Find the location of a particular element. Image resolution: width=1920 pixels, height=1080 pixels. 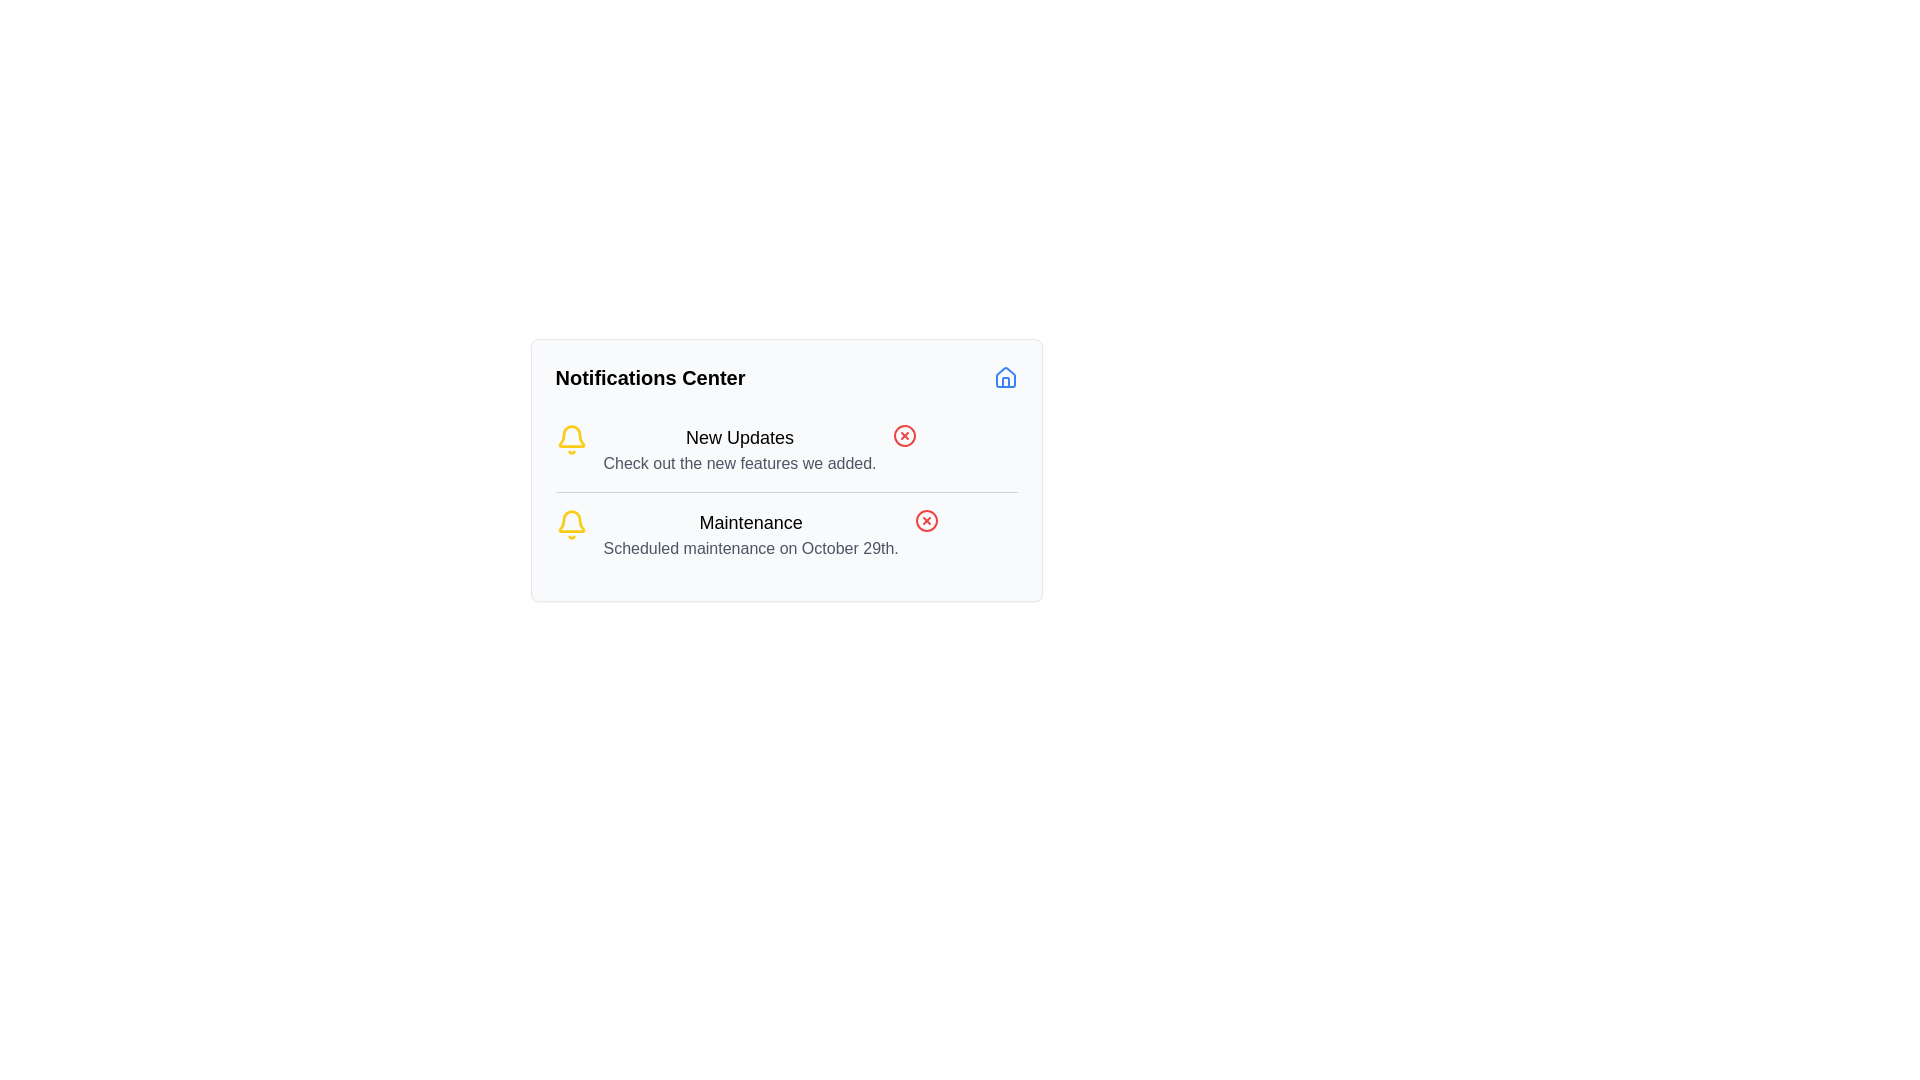

the decorative house icon located in the top-right corner of the Notification Center card, specifically focusing on the left vertical pillar of the icon is located at coordinates (1005, 382).